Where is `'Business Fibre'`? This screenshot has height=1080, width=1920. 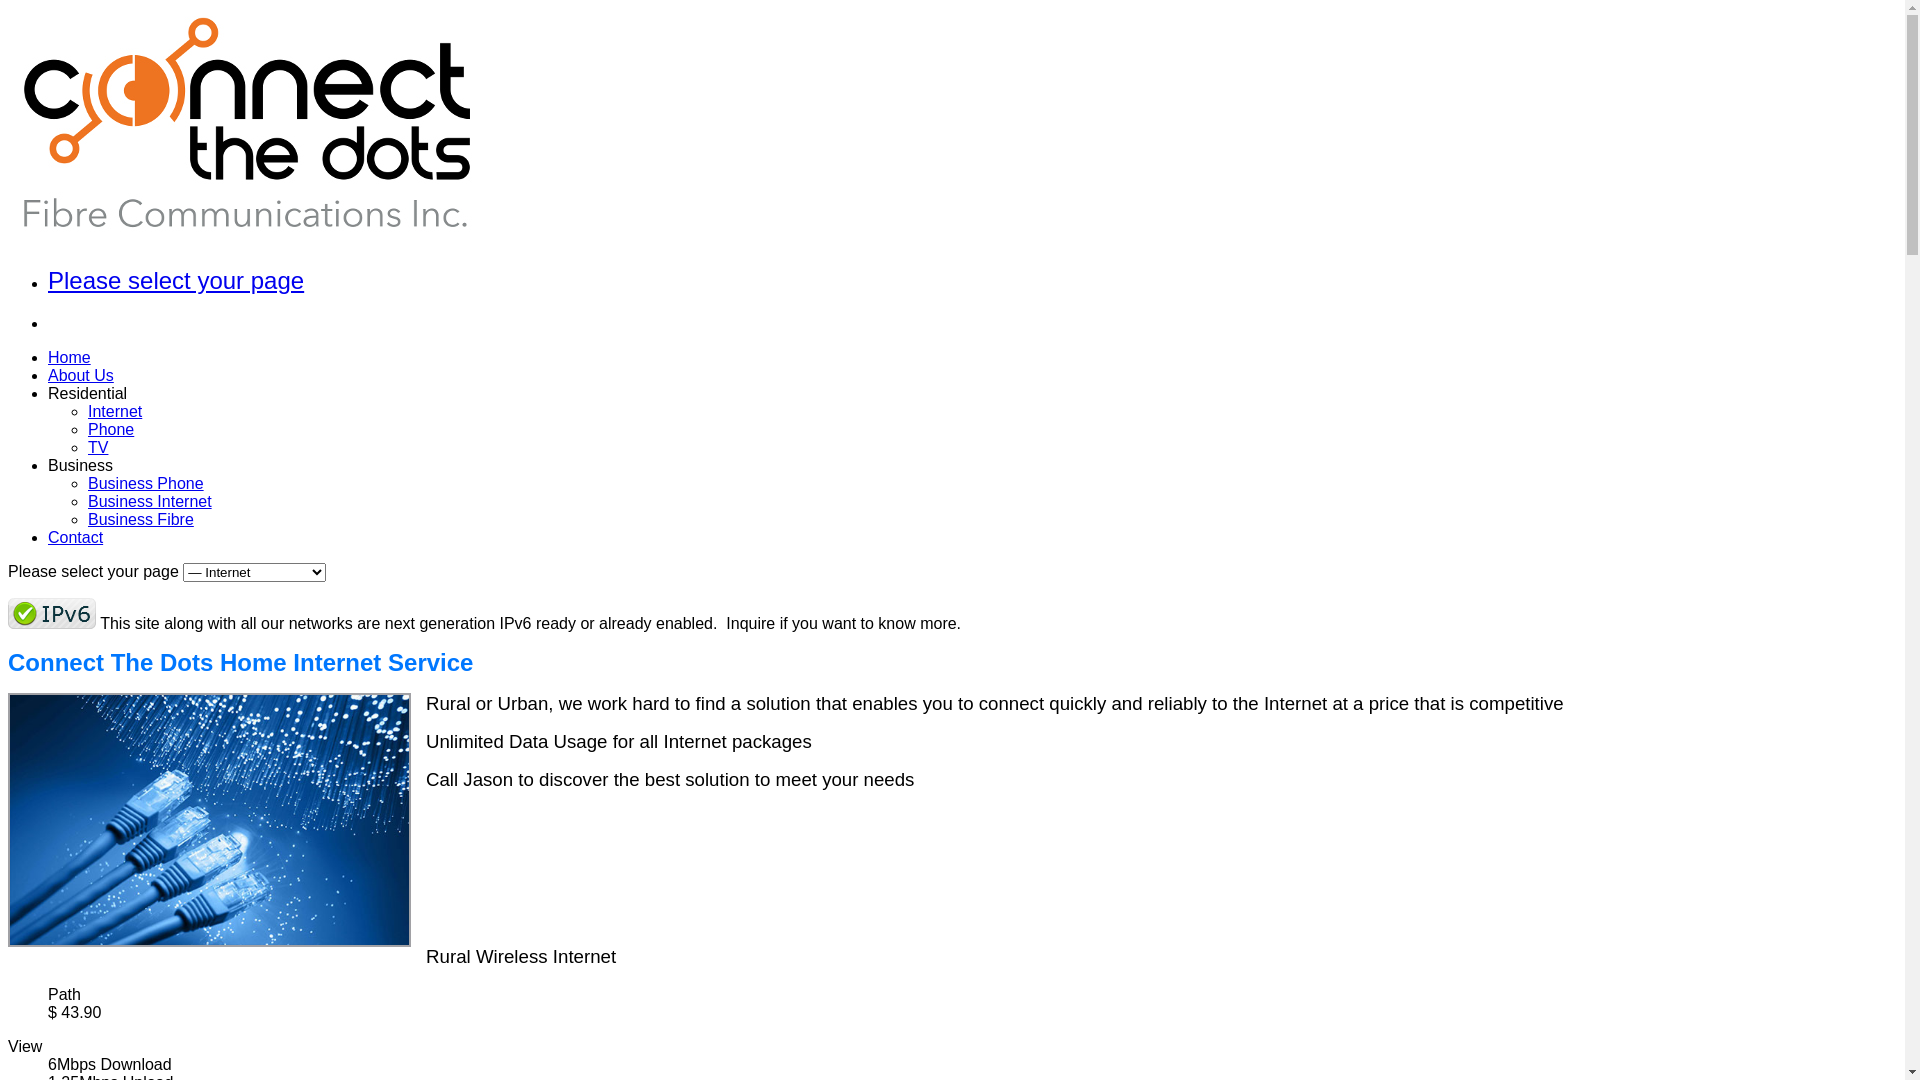
'Business Fibre' is located at coordinates (86, 518).